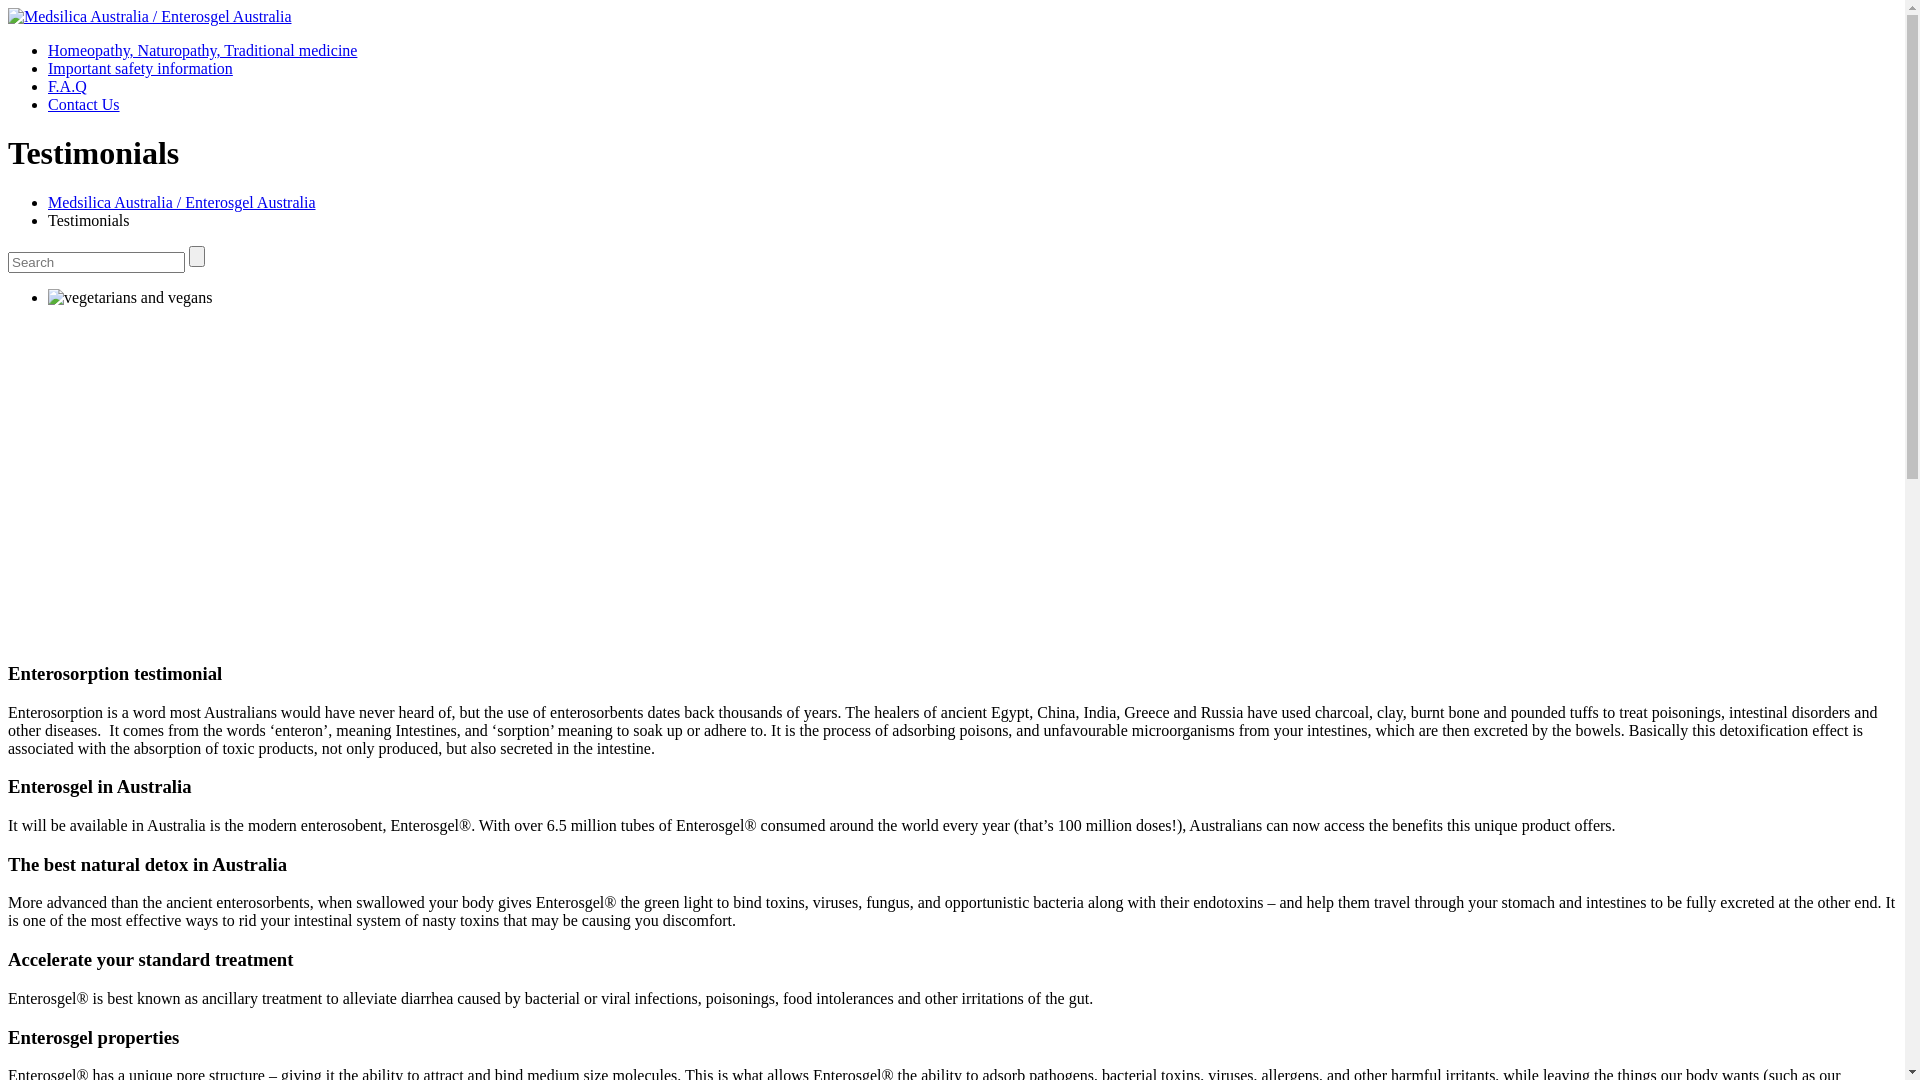 The width and height of the screenshot is (1920, 1080). I want to click on 'Important safety information', so click(139, 67).